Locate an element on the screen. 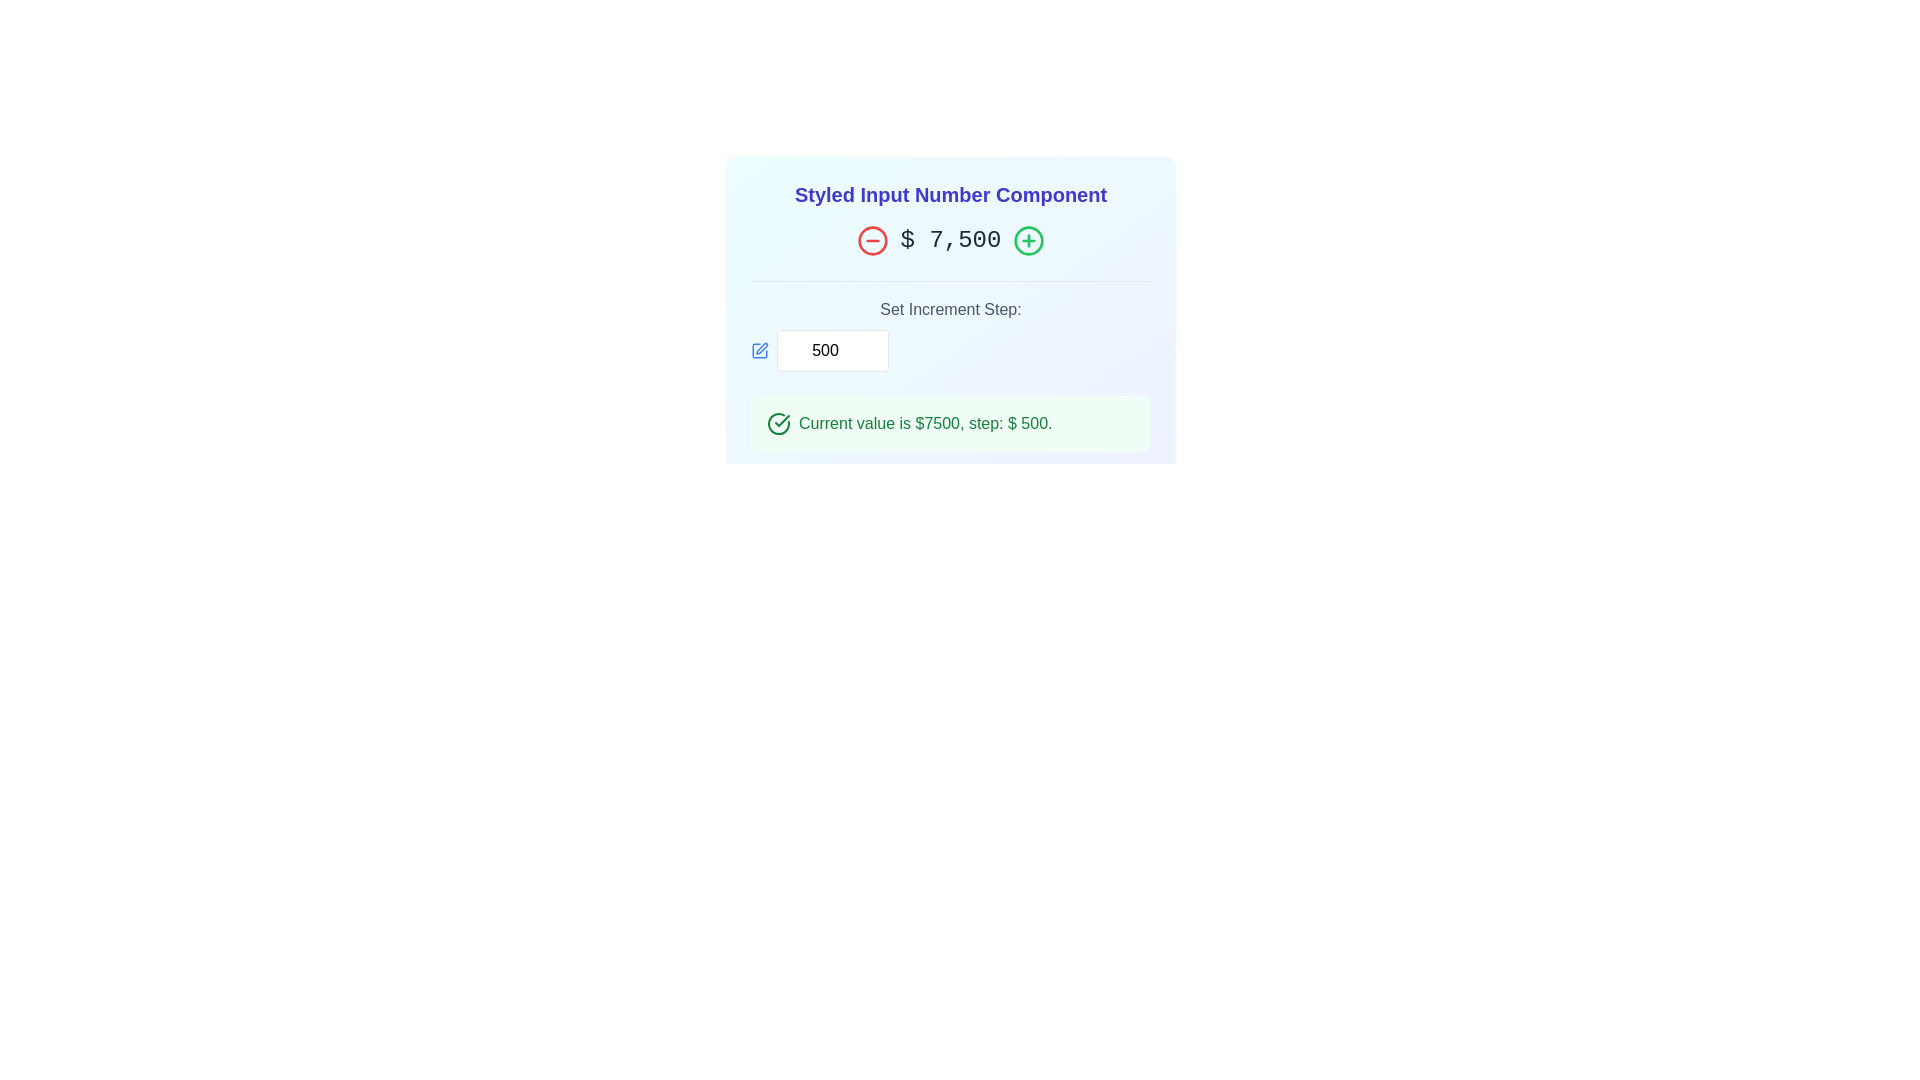 The height and width of the screenshot is (1080, 1920). the icon representing an editable state or tool that is part of an SVG group near the input box for setting the increment step, to perform an action on the nearby input if the icon is actionable is located at coordinates (758, 350).